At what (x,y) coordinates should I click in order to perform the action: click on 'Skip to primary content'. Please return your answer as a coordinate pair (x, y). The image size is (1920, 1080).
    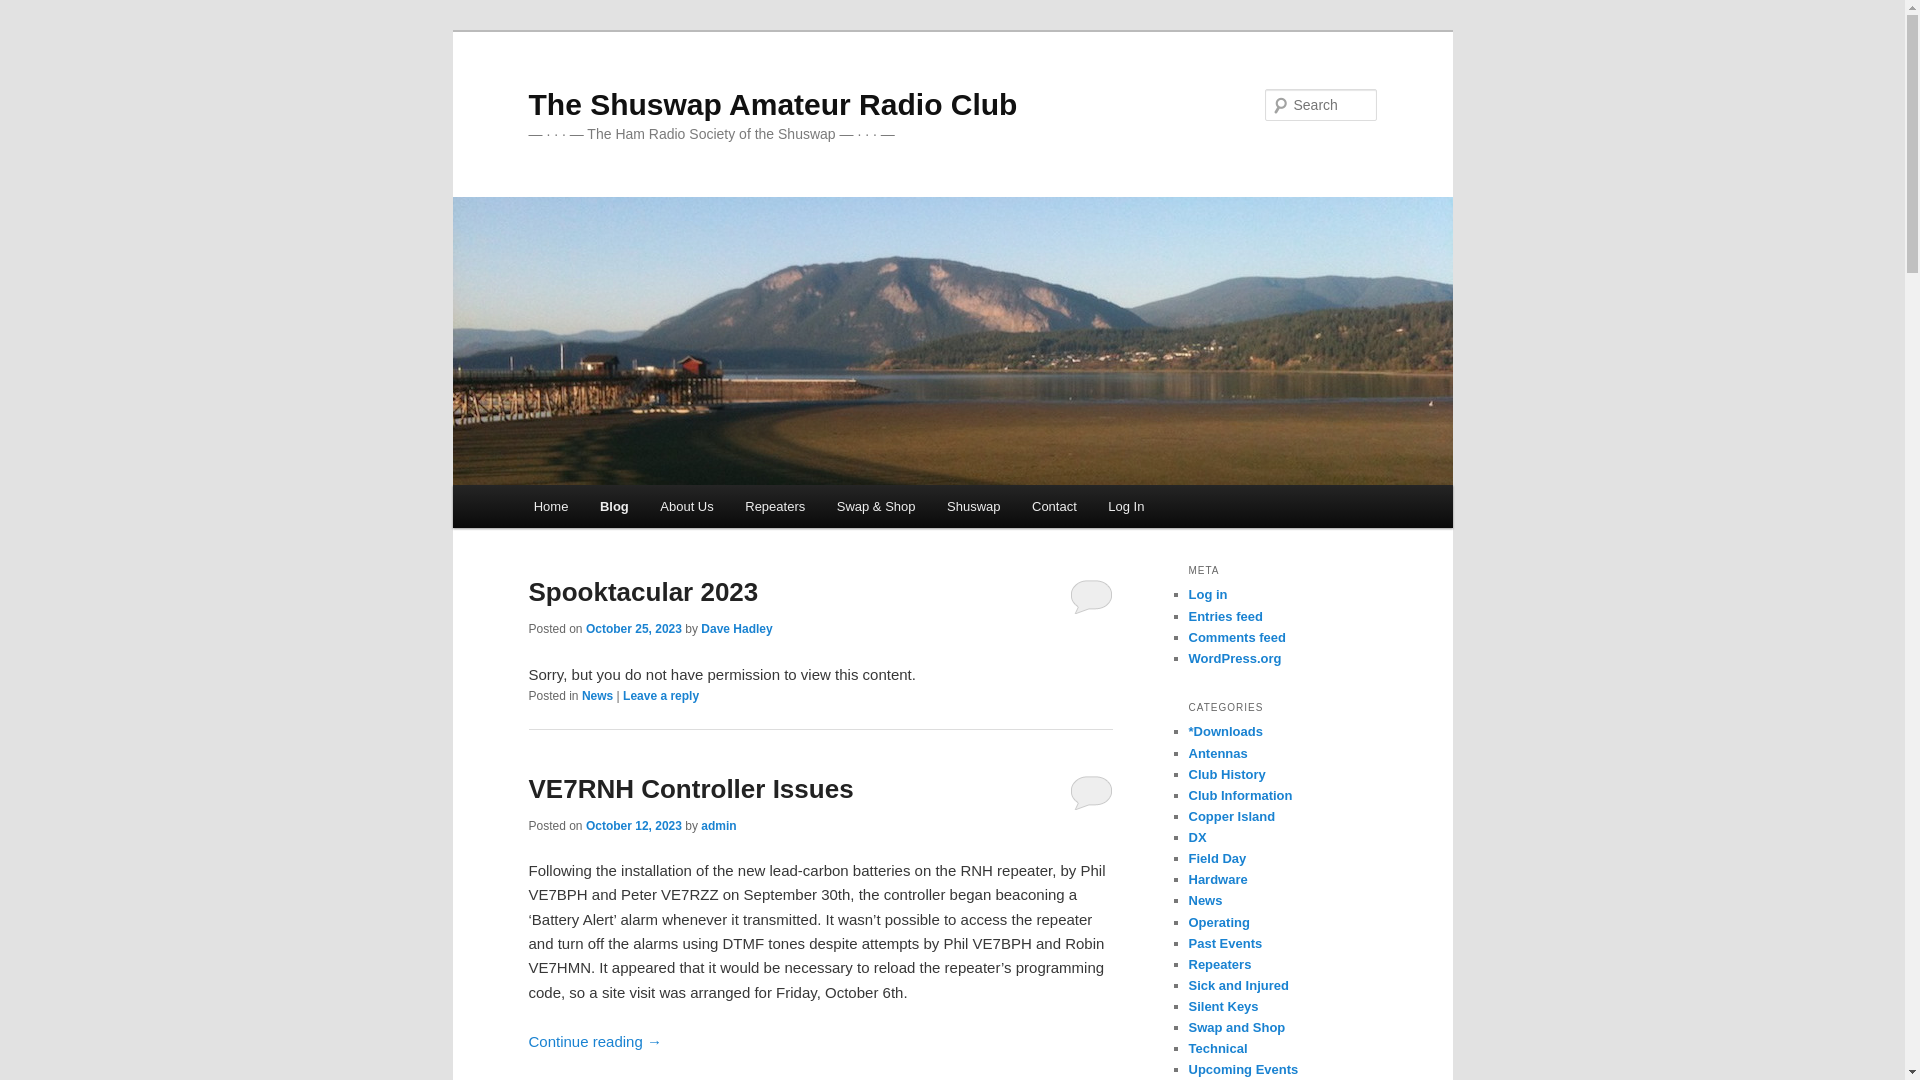
    Looking at the image, I should click on (546, 485).